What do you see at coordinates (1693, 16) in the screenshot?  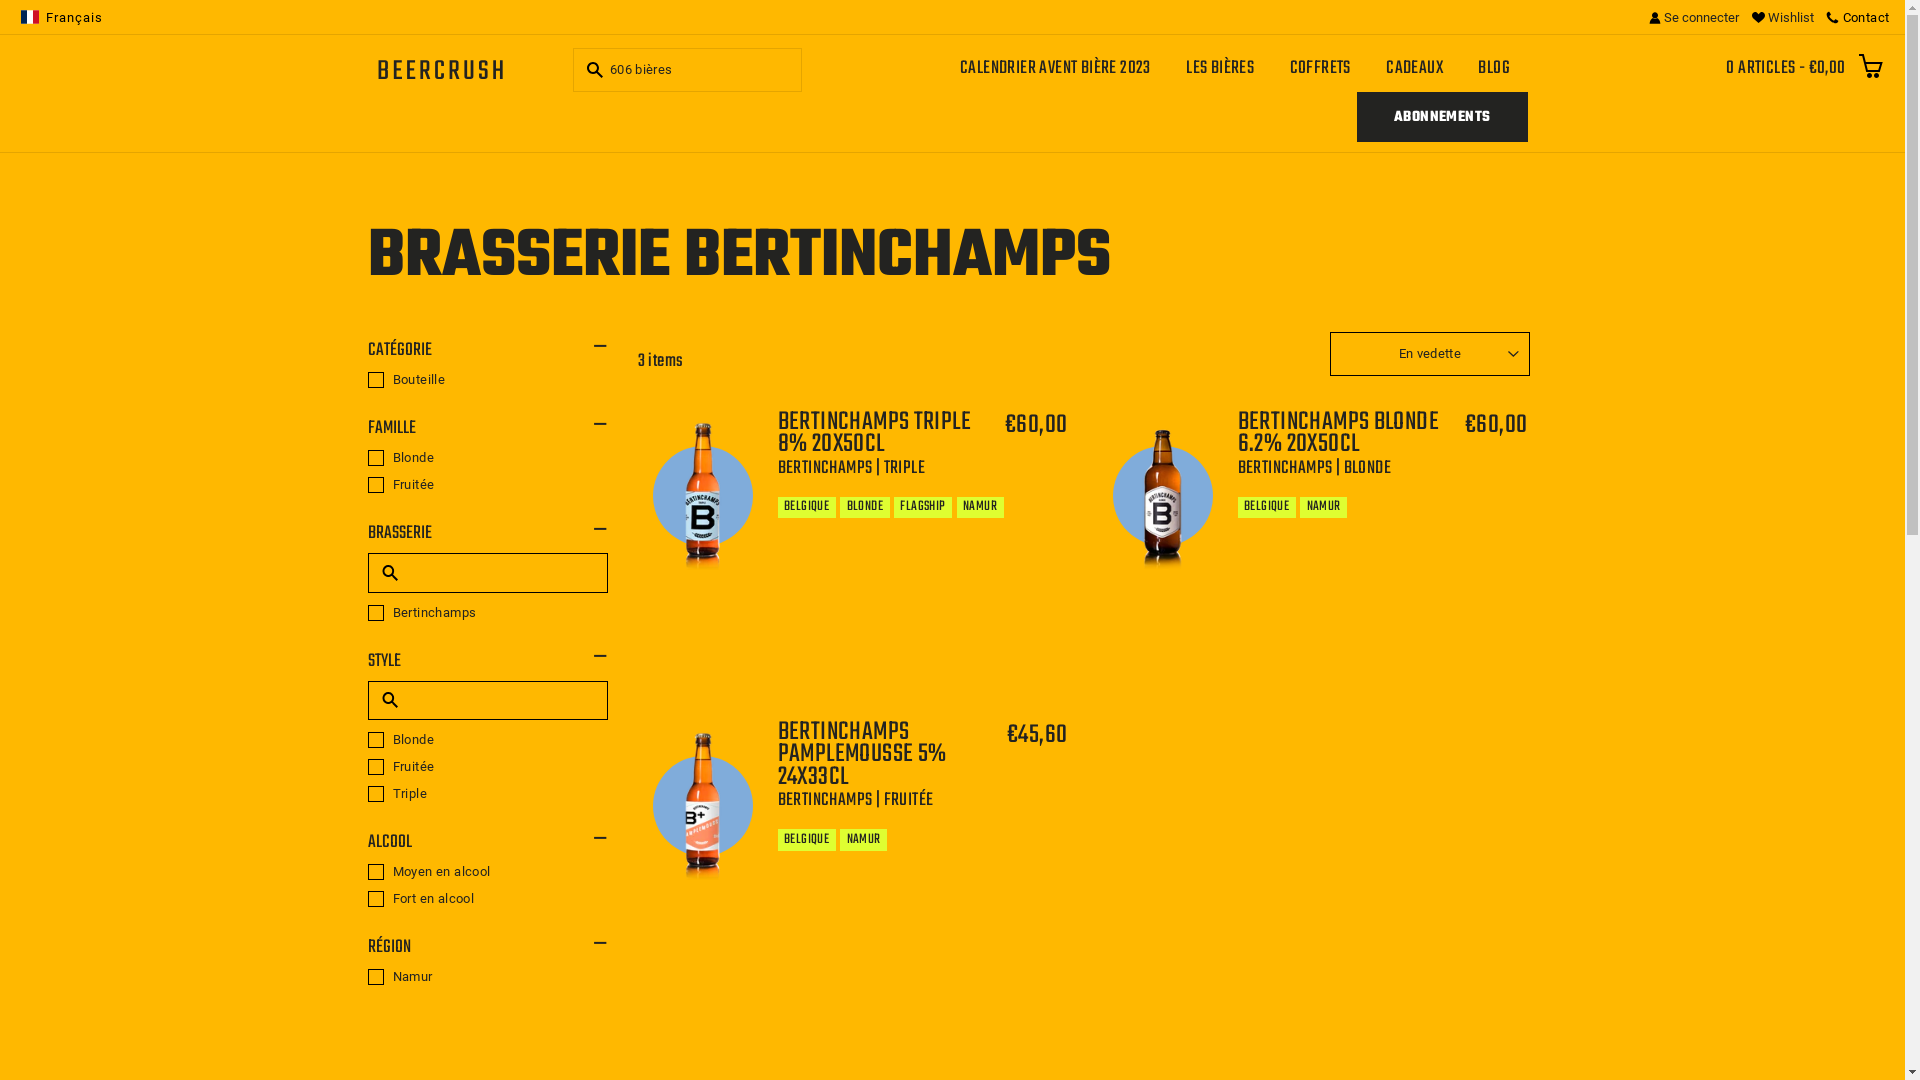 I see `'Se connecter'` at bounding box center [1693, 16].